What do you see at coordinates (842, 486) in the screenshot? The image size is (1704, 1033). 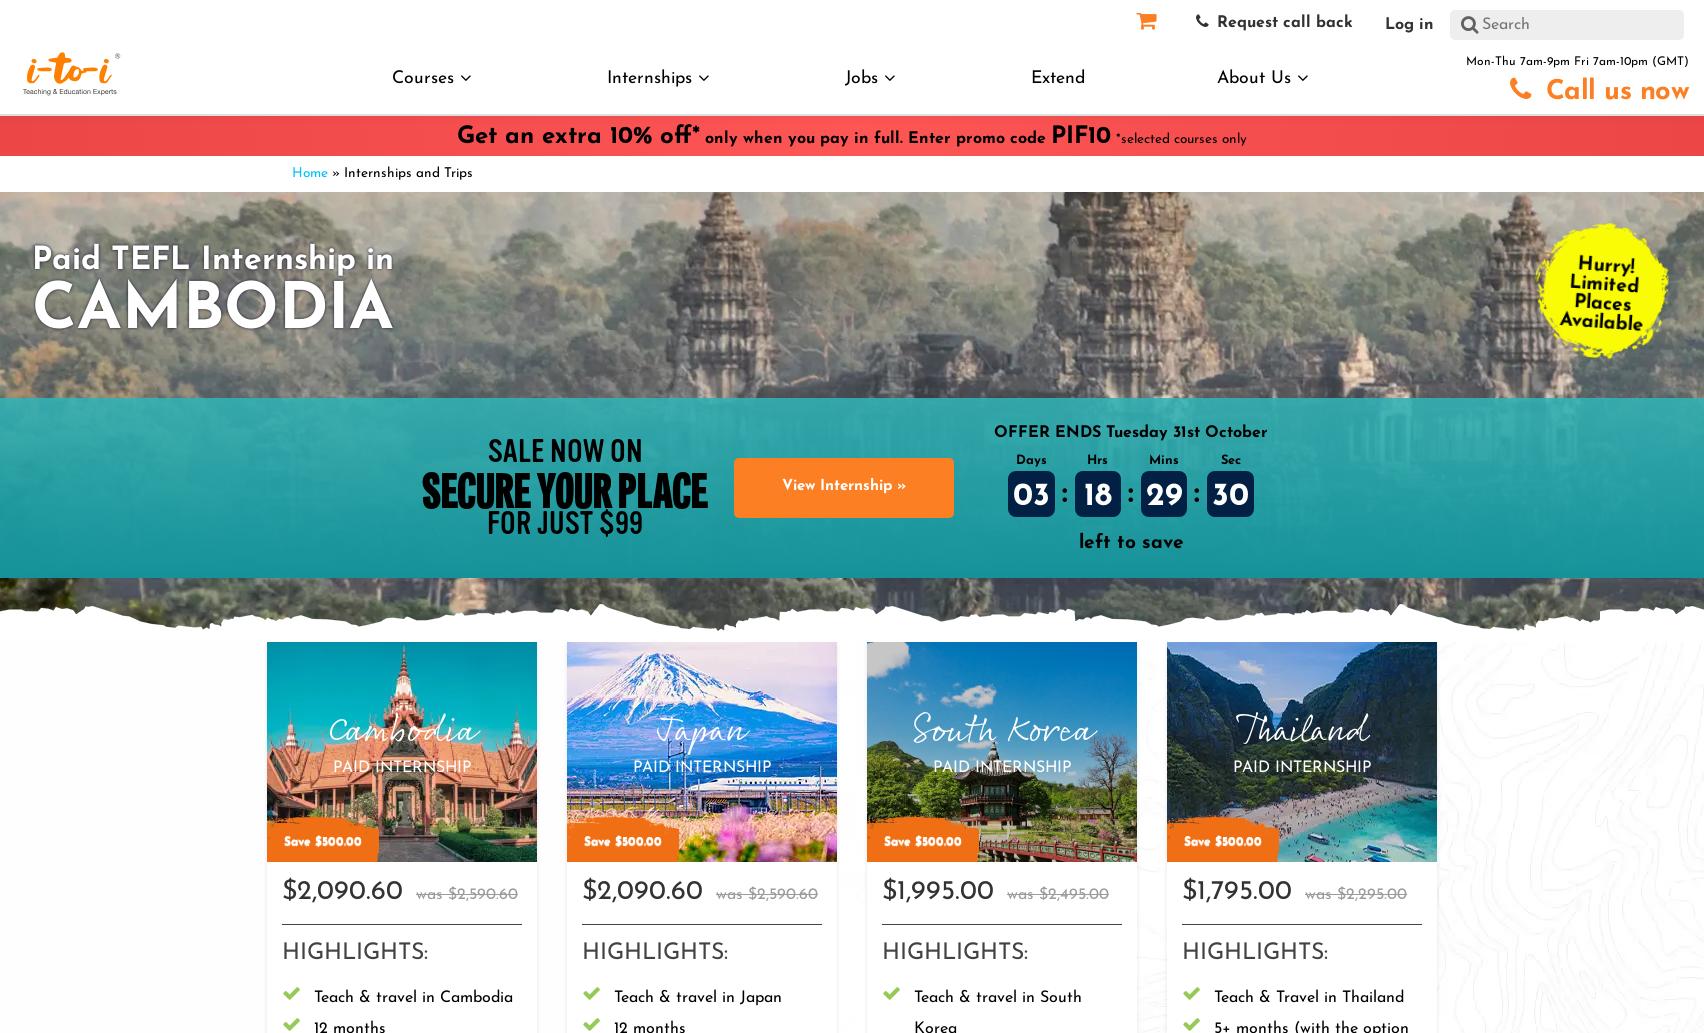 I see `'View
                            Internship »'` at bounding box center [842, 486].